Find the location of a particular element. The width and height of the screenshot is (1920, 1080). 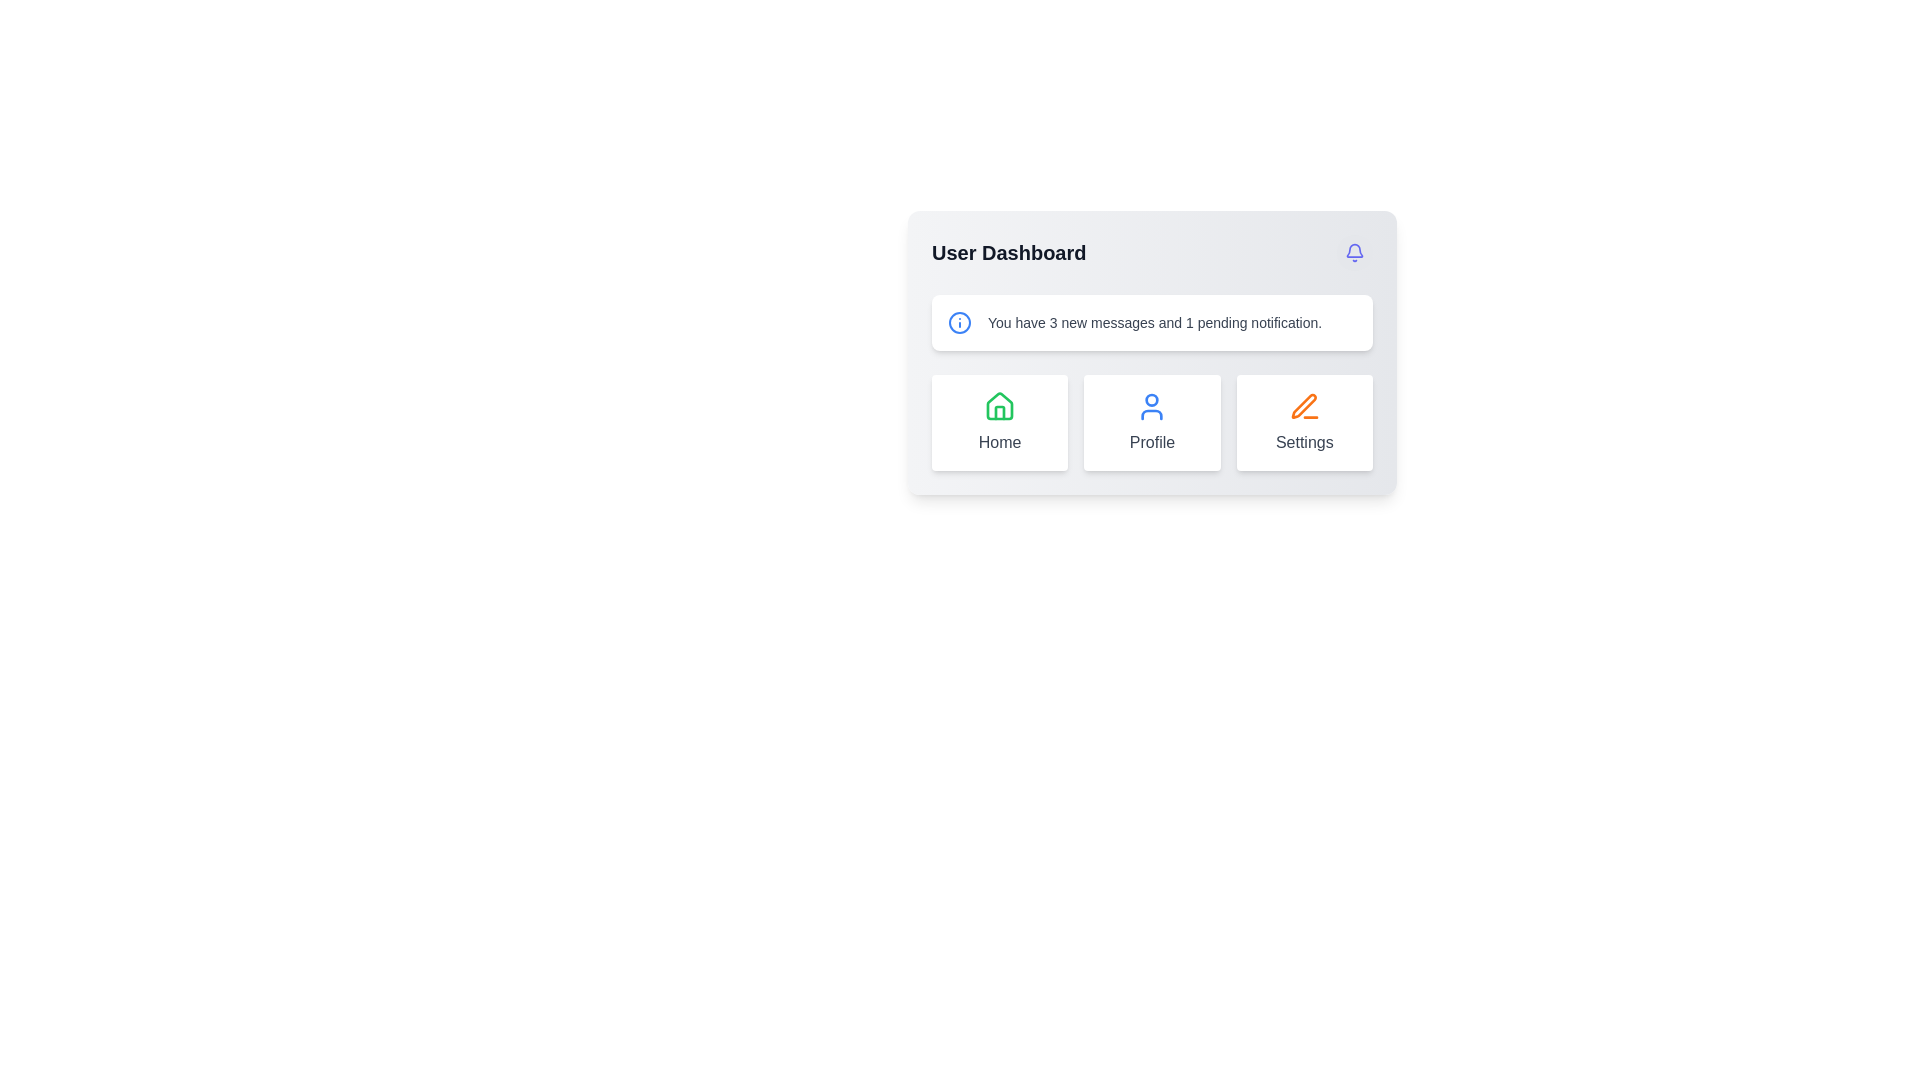

the Text block with an icon that notifies the user of new messages and pending notifications, located in the User Dashboard is located at coordinates (1152, 322).